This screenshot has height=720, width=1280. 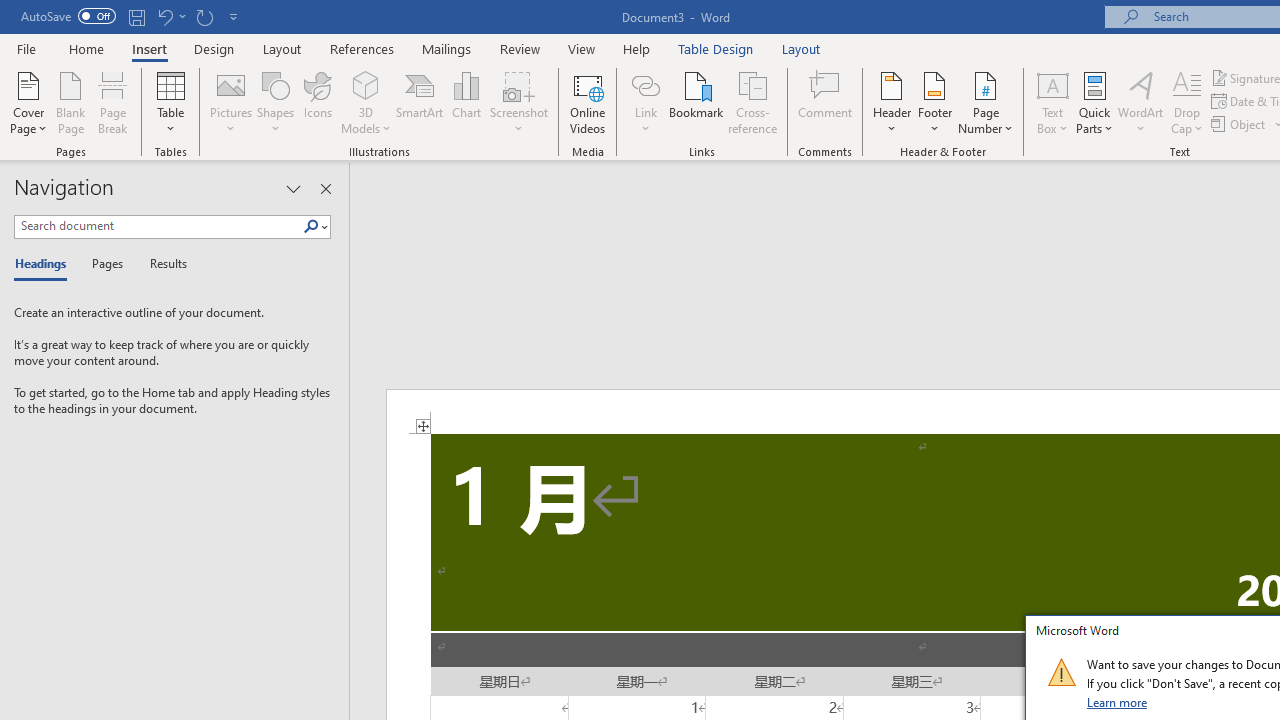 I want to click on '3D Models', so click(x=366, y=84).